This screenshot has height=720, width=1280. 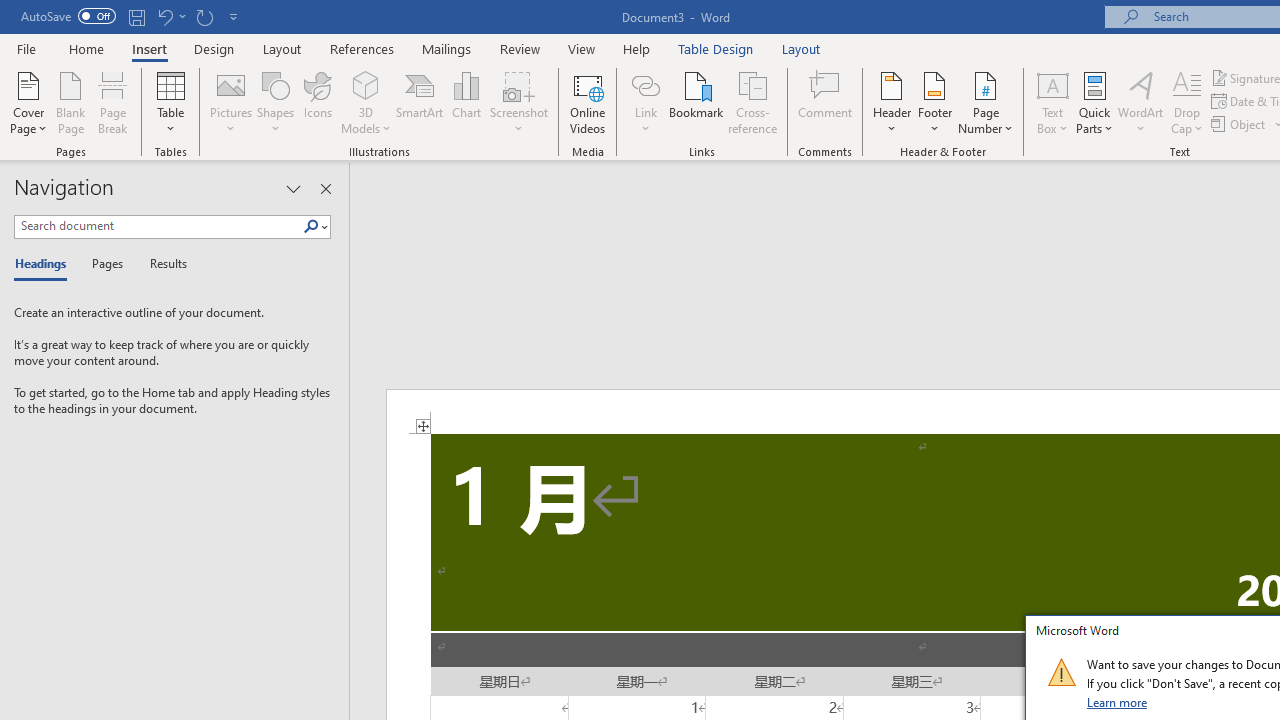 I want to click on '3D Models', so click(x=366, y=84).